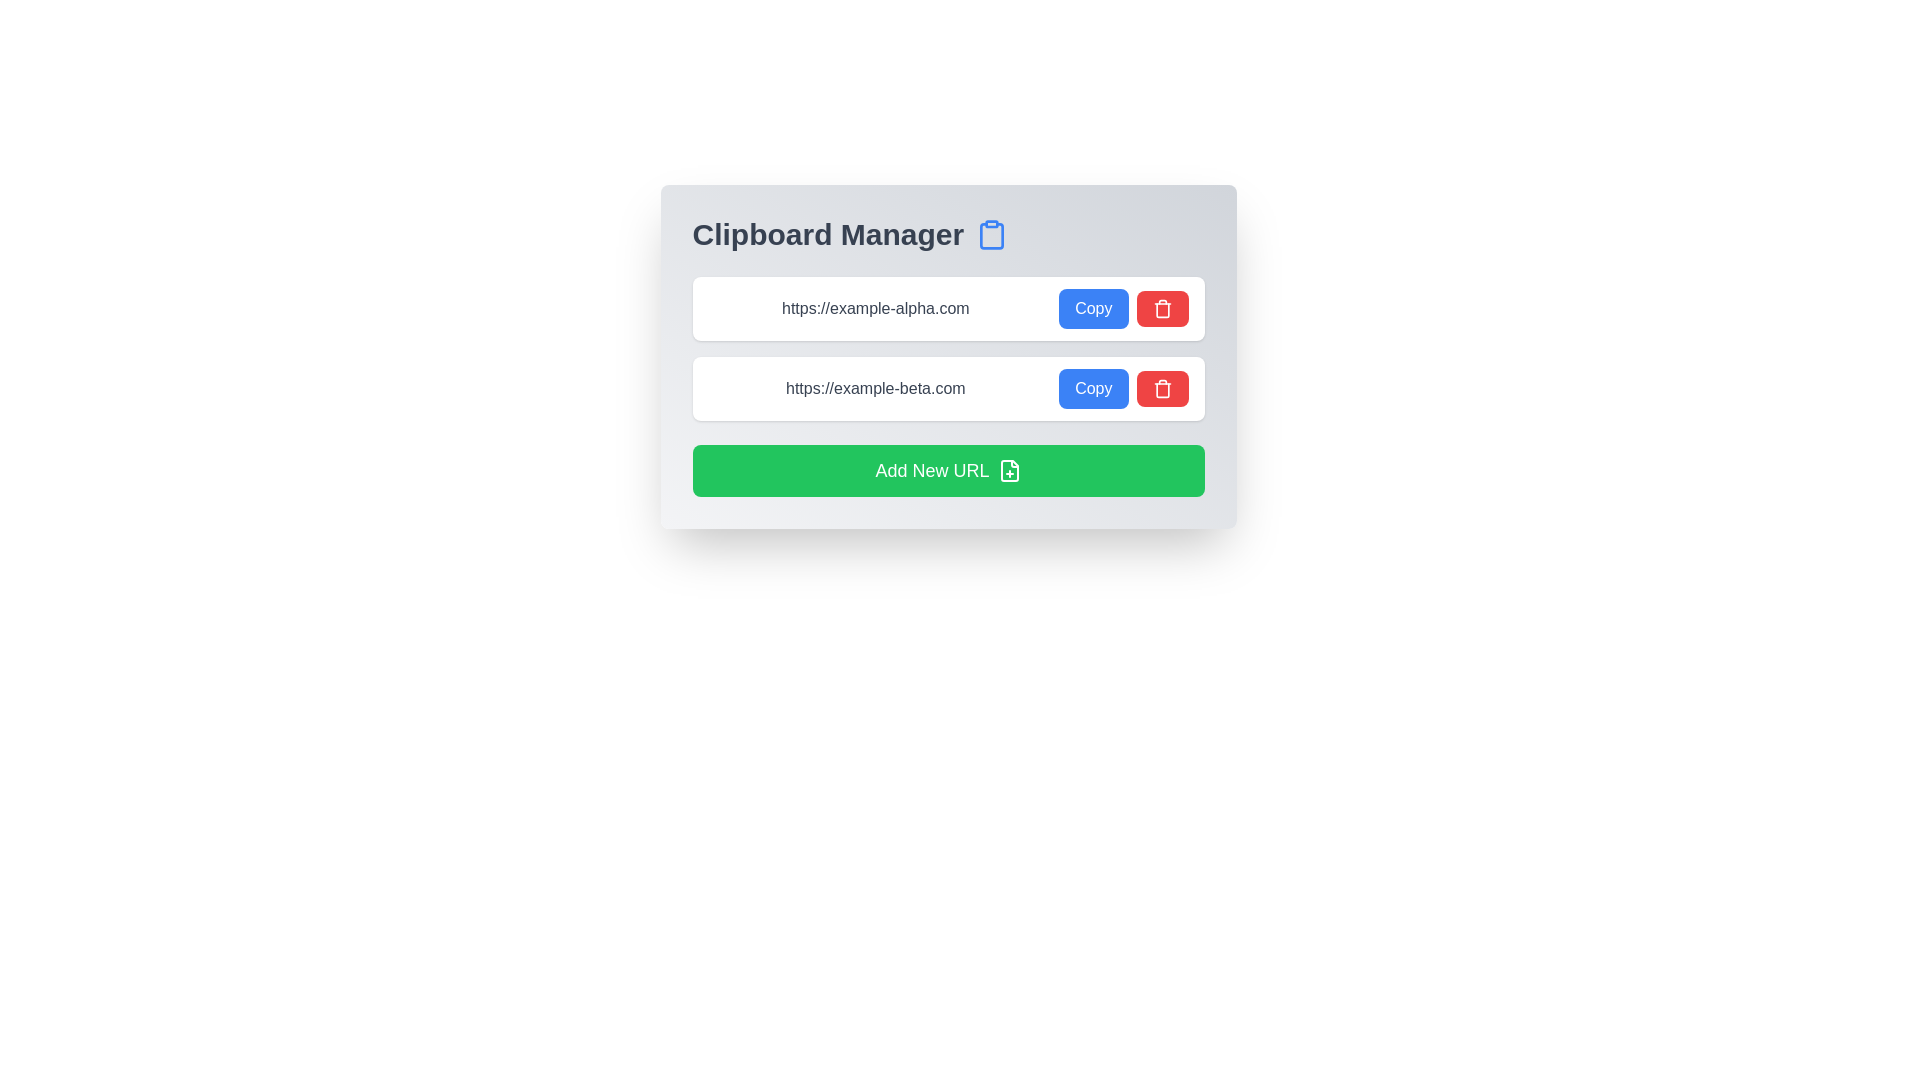  I want to click on the 'Copy' button with a blue background and white text in the Clipboard Manager interface, so click(1092, 389).